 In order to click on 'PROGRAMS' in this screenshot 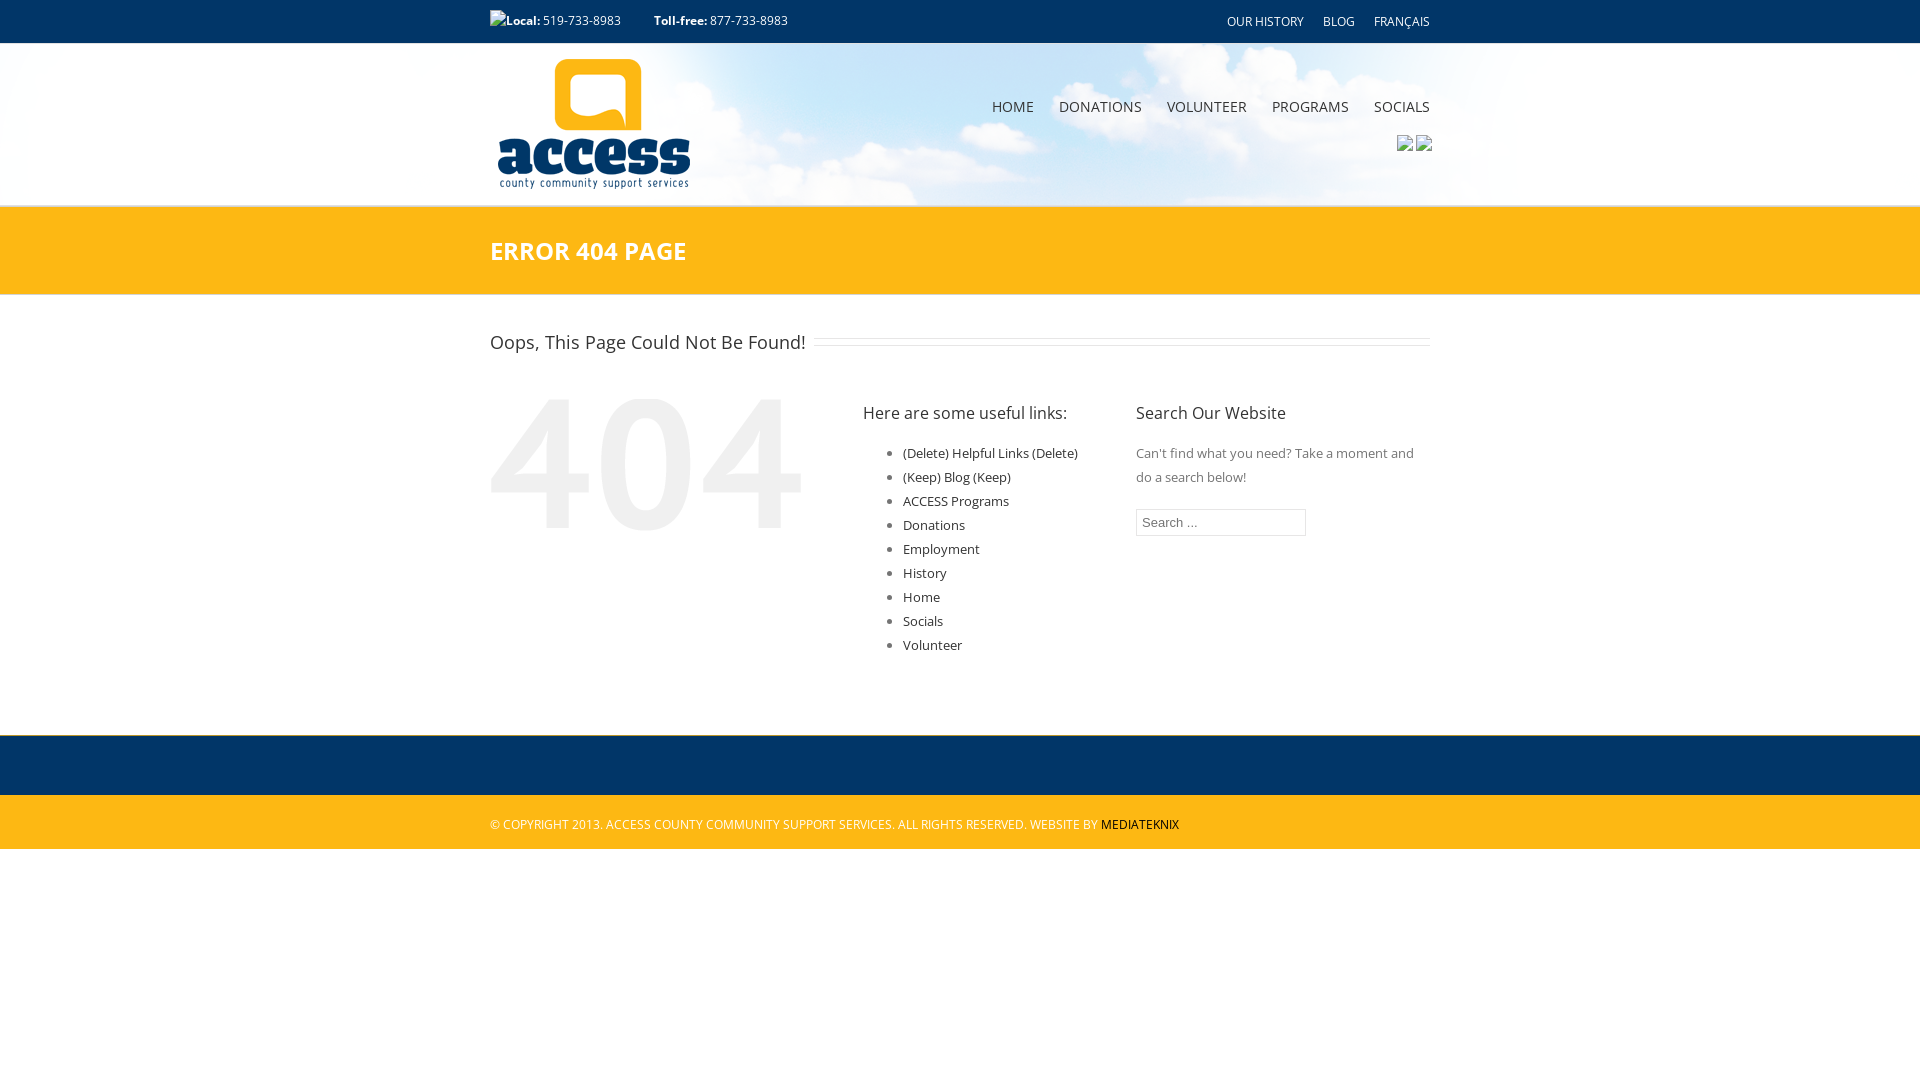, I will do `click(1310, 105)`.